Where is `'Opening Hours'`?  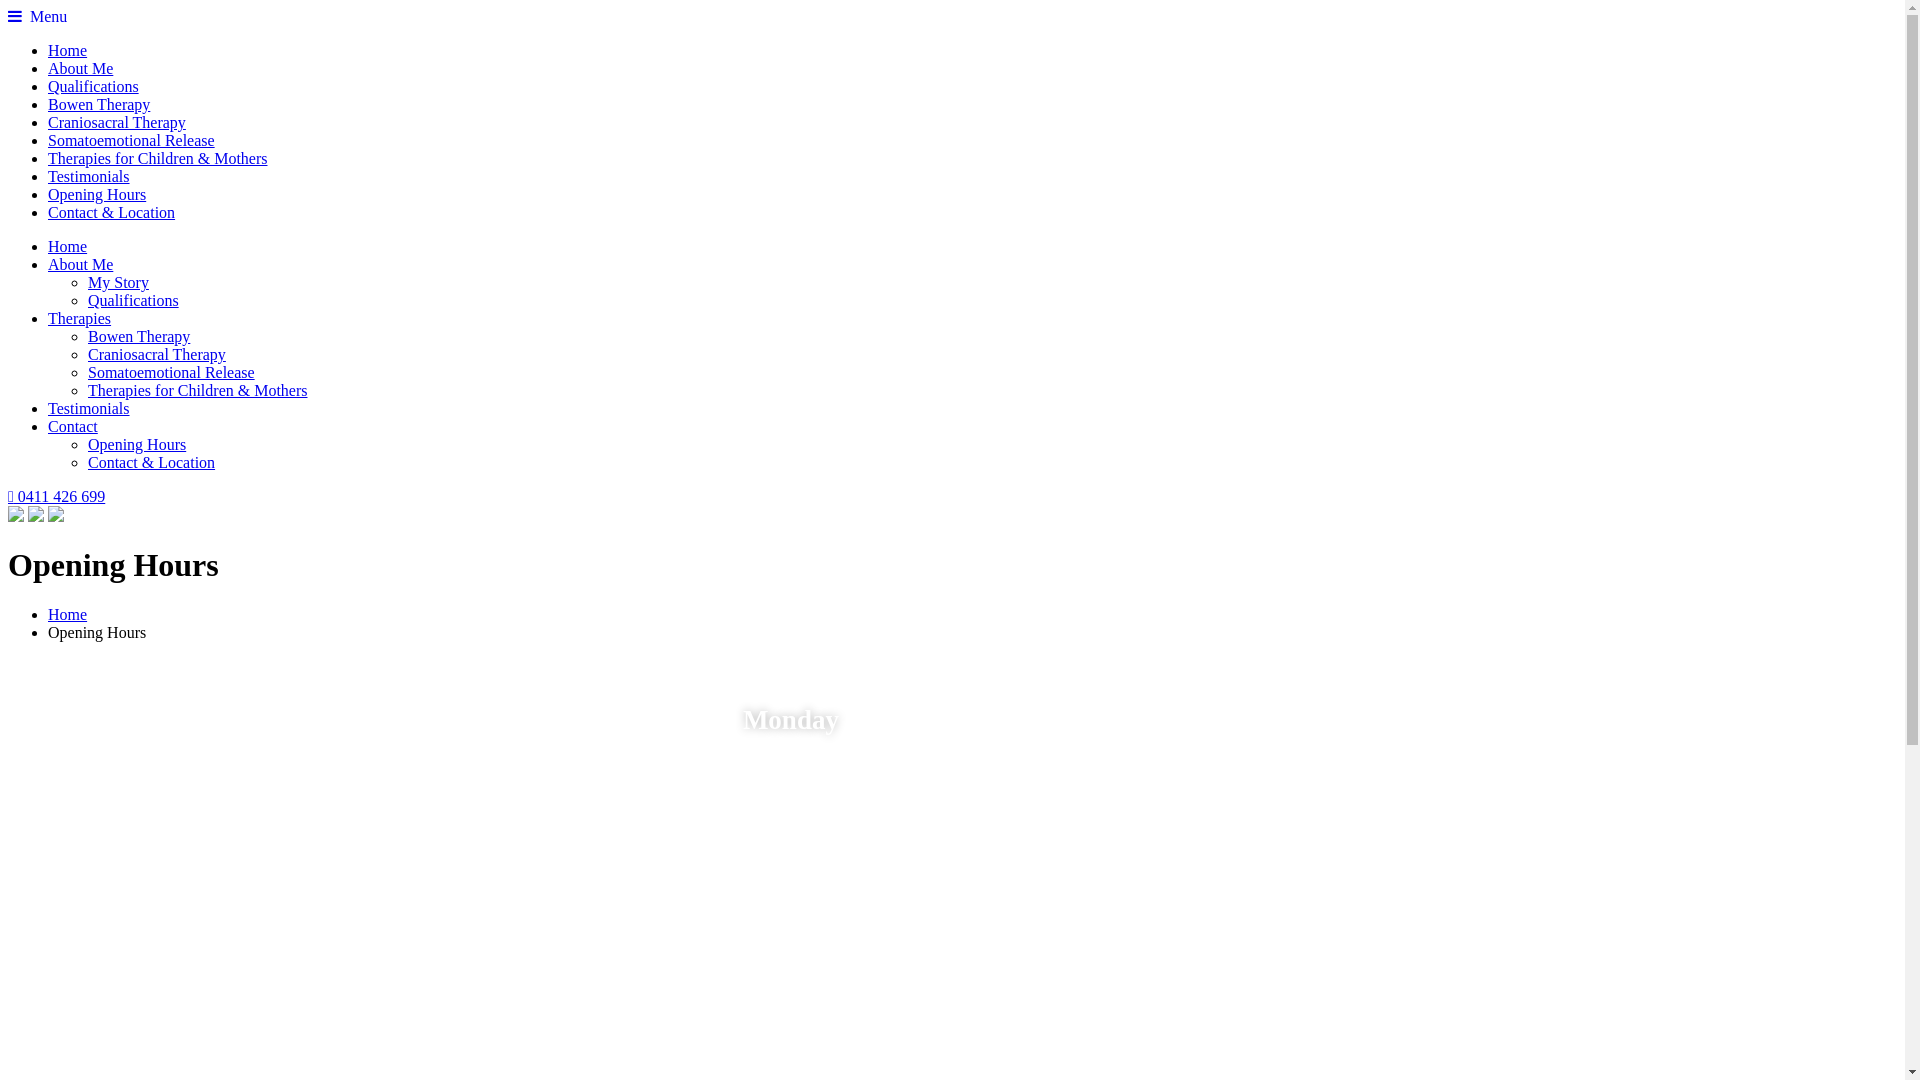 'Opening Hours' is located at coordinates (136, 443).